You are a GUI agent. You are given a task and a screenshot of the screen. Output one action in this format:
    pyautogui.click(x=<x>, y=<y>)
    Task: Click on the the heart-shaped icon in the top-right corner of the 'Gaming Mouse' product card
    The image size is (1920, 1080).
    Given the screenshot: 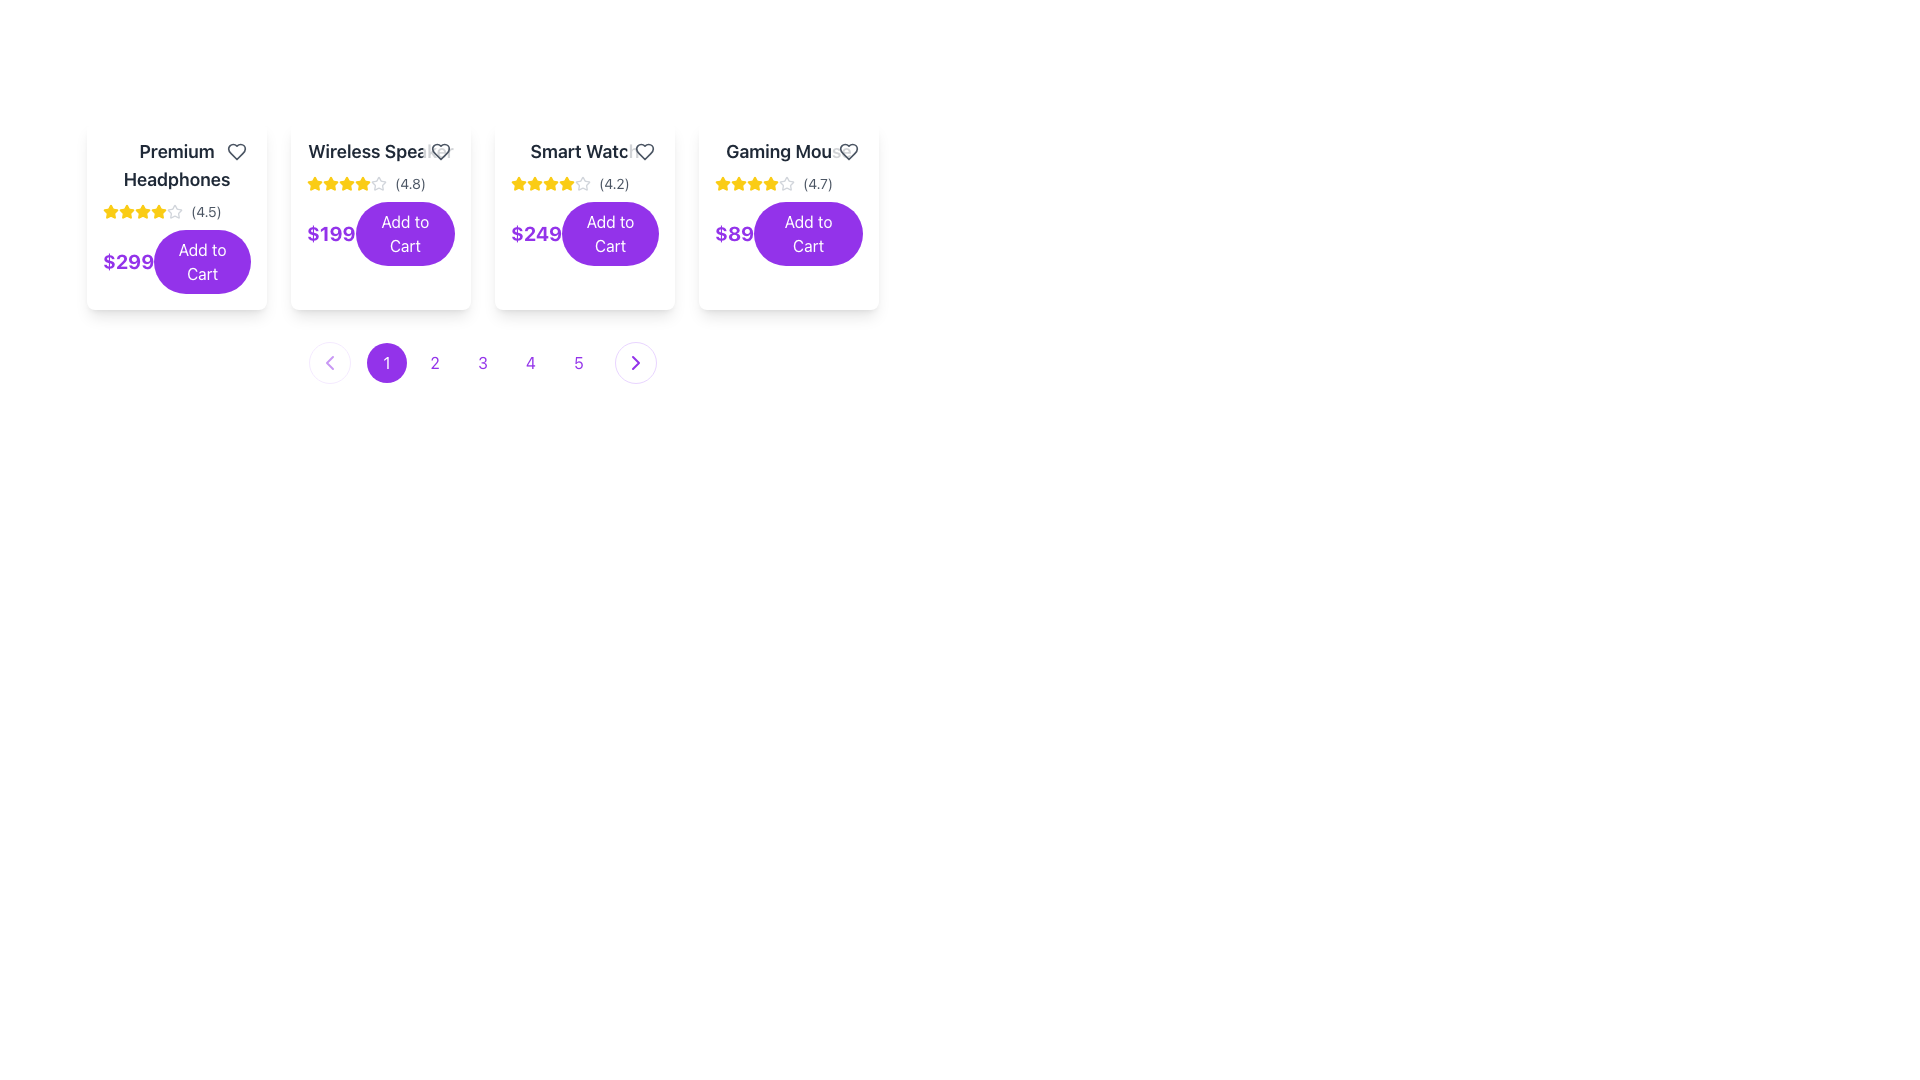 What is the action you would take?
    pyautogui.click(x=849, y=150)
    